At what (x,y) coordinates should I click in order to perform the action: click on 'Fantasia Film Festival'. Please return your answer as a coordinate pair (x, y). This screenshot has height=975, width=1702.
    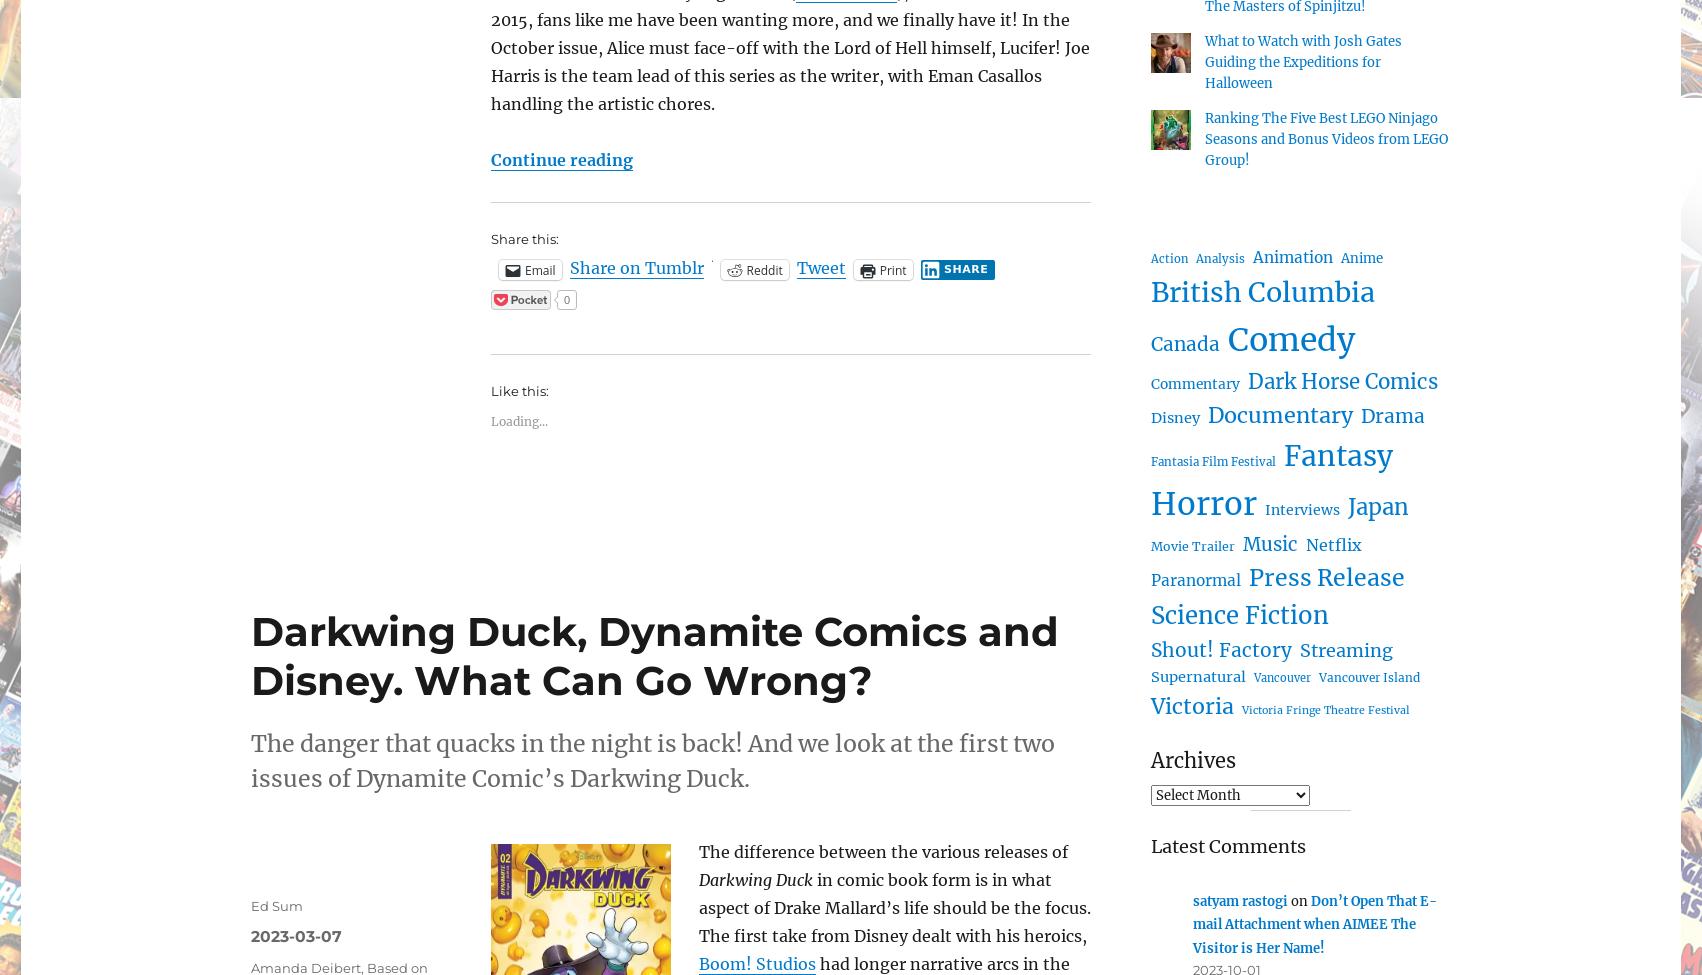
    Looking at the image, I should click on (1213, 461).